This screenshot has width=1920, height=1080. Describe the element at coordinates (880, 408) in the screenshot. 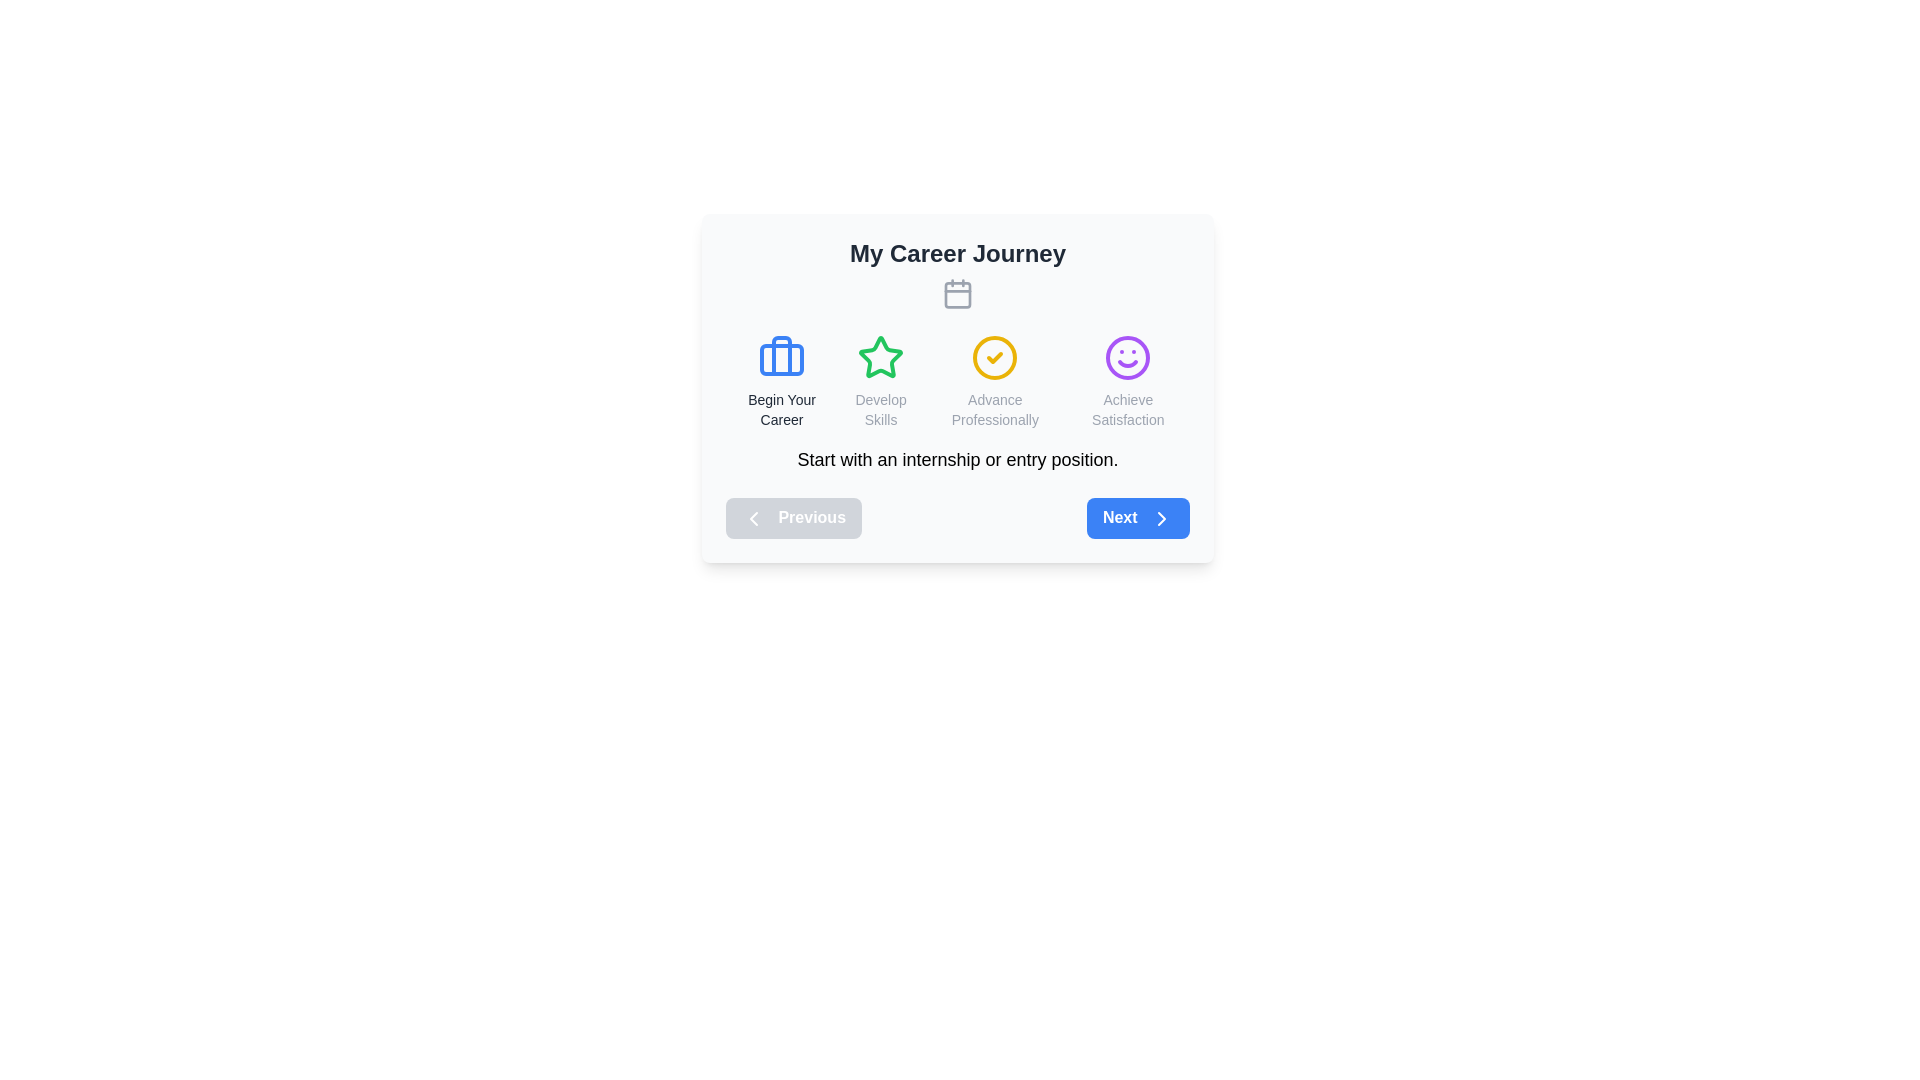

I see `the 'Develop Skills' text label, which is styled in a smaller font size and located below a green star icon in the second column of the grid layout` at that location.